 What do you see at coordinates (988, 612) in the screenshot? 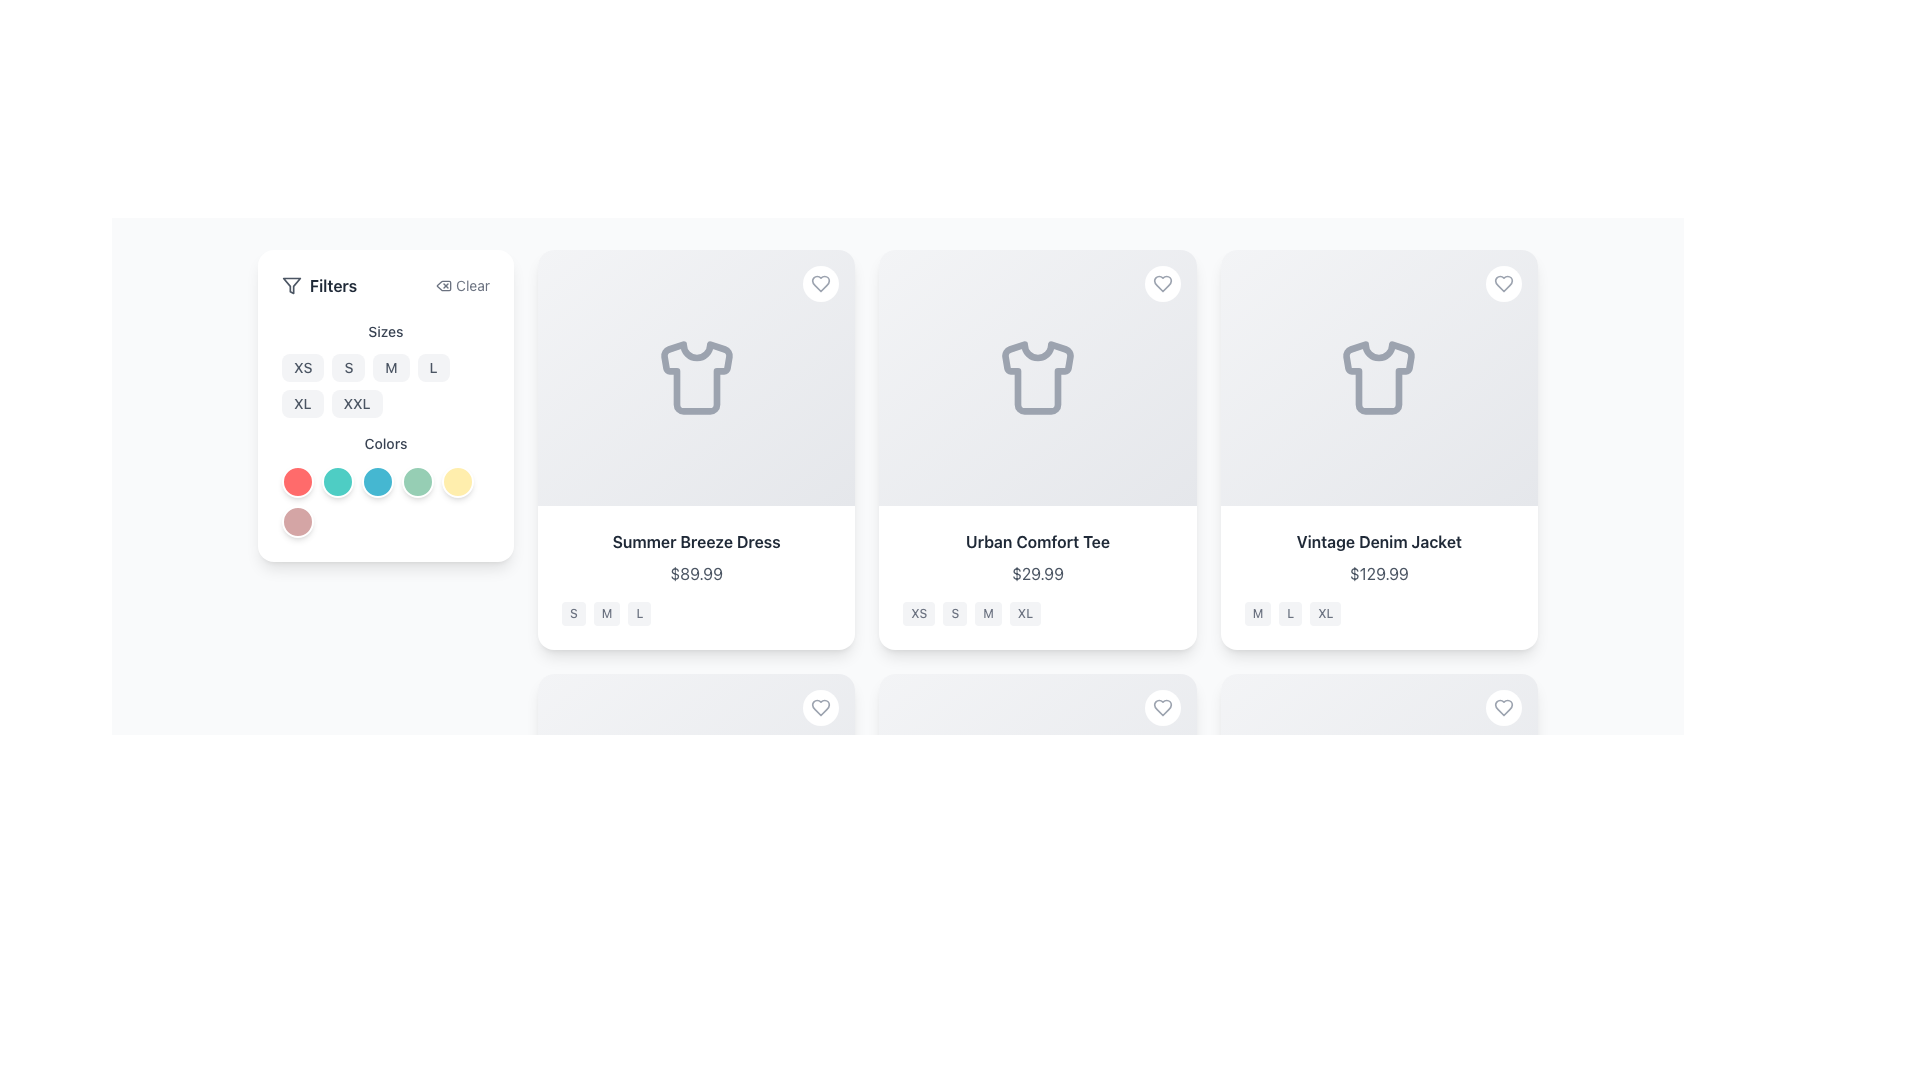
I see `the third button labeled 'M'` at bounding box center [988, 612].